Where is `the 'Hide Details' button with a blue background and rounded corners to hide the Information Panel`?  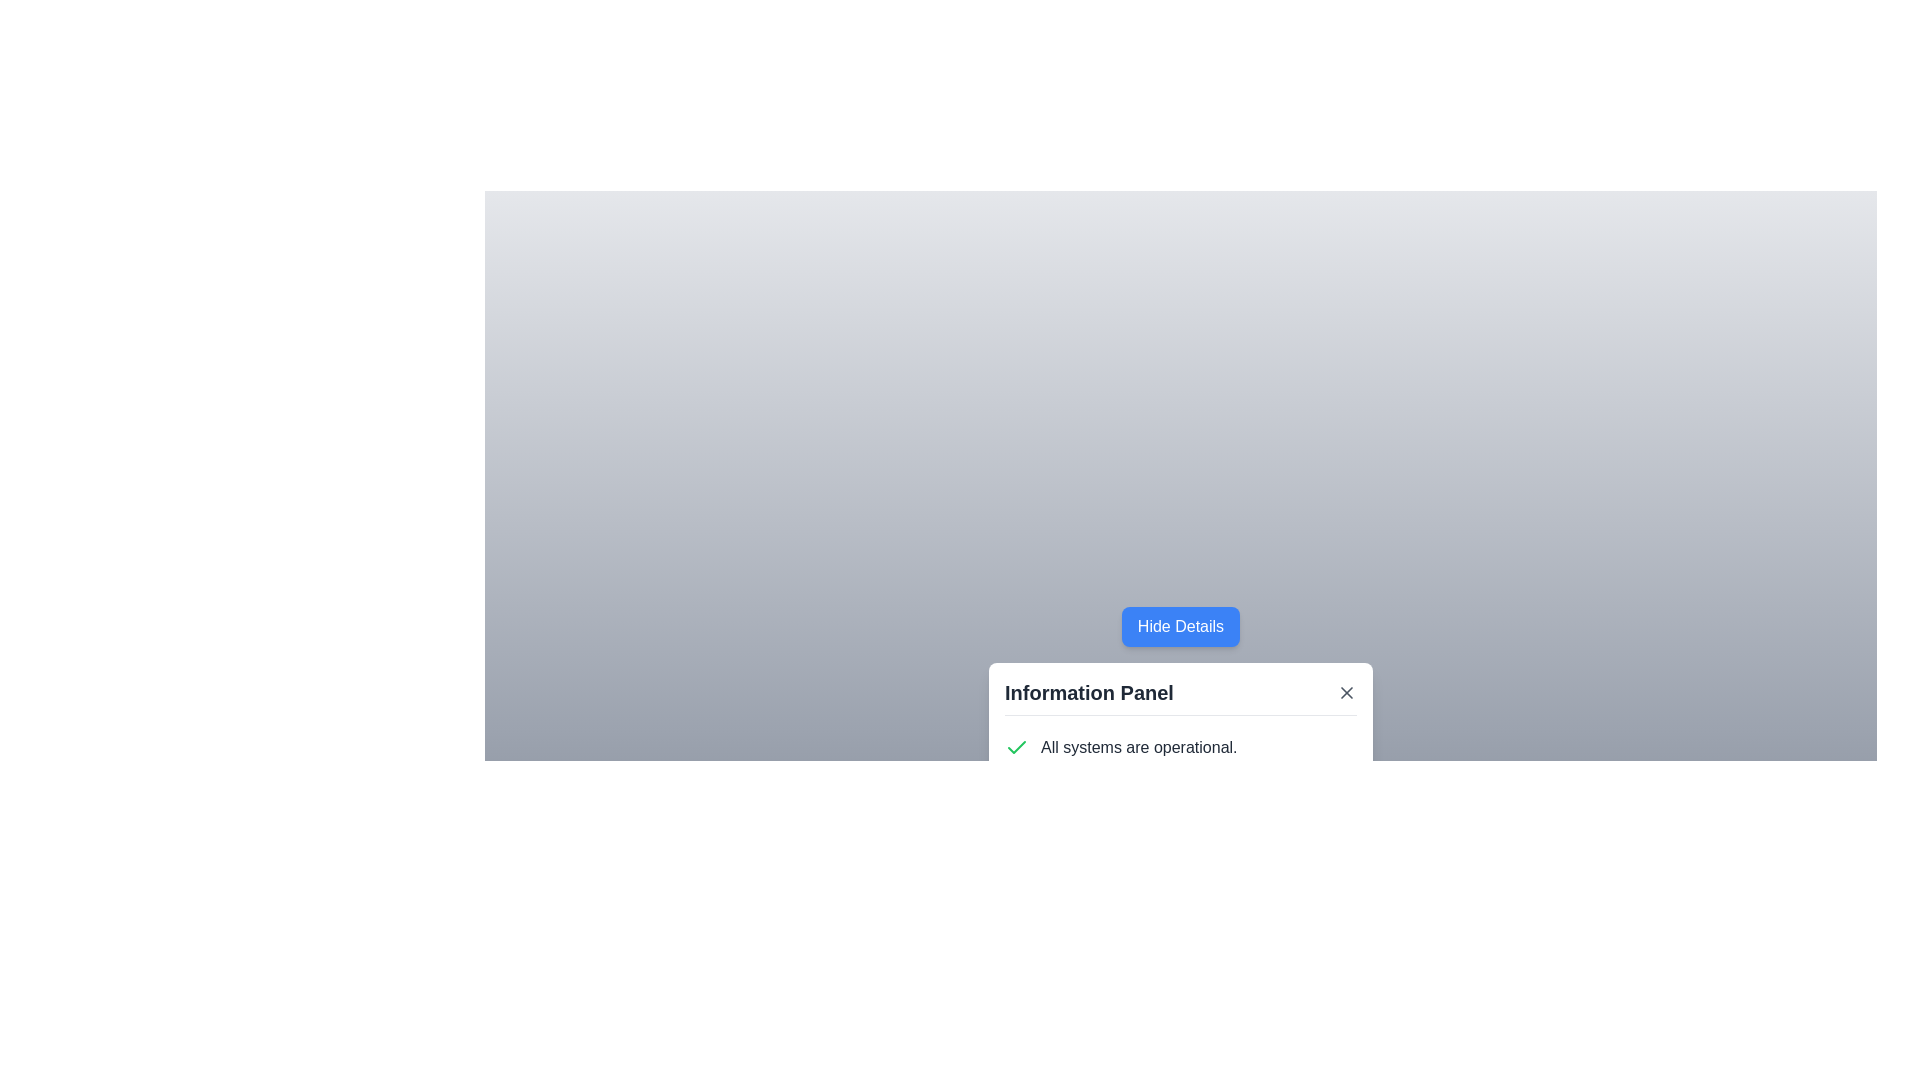
the 'Hide Details' button with a blue background and rounded corners to hide the Information Panel is located at coordinates (1180, 625).